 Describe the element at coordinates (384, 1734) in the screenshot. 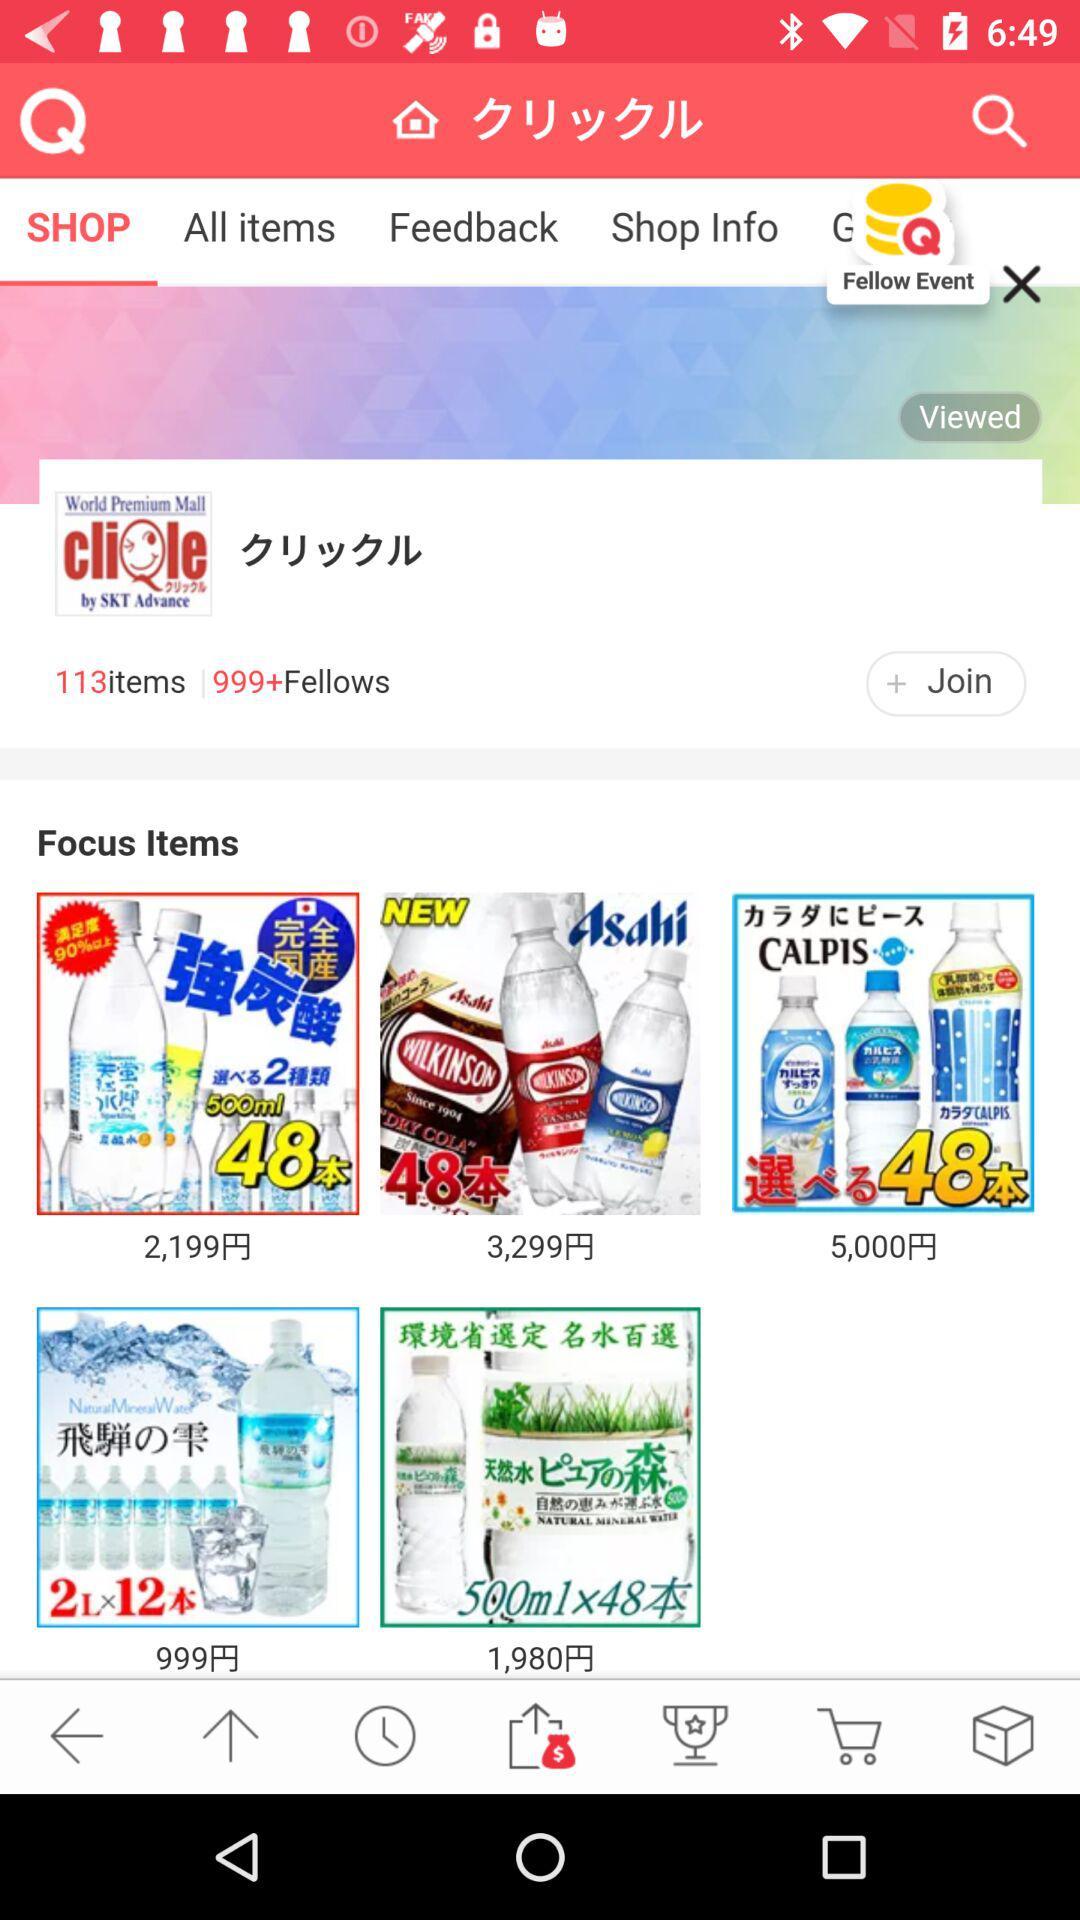

I see `the time icon` at that location.